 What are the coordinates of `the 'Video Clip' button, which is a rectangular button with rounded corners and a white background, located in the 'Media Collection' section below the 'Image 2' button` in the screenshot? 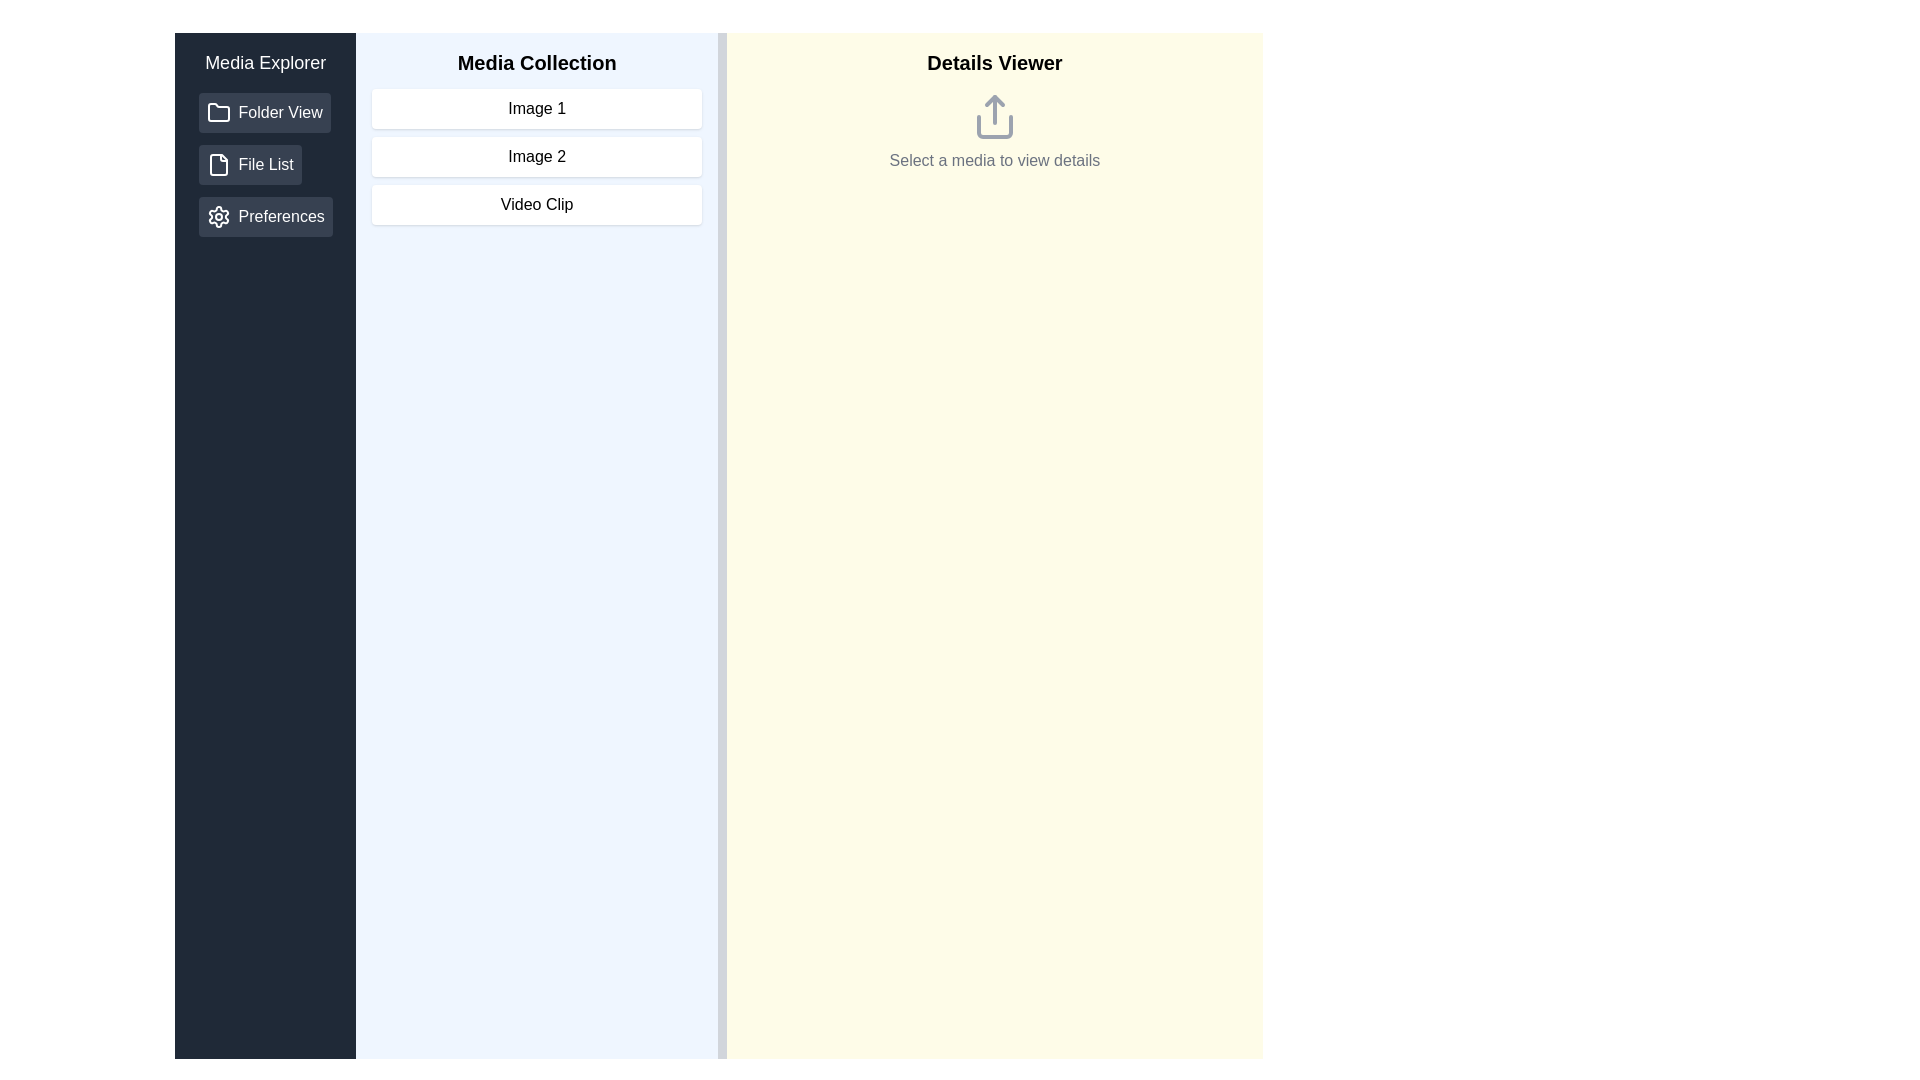 It's located at (537, 204).